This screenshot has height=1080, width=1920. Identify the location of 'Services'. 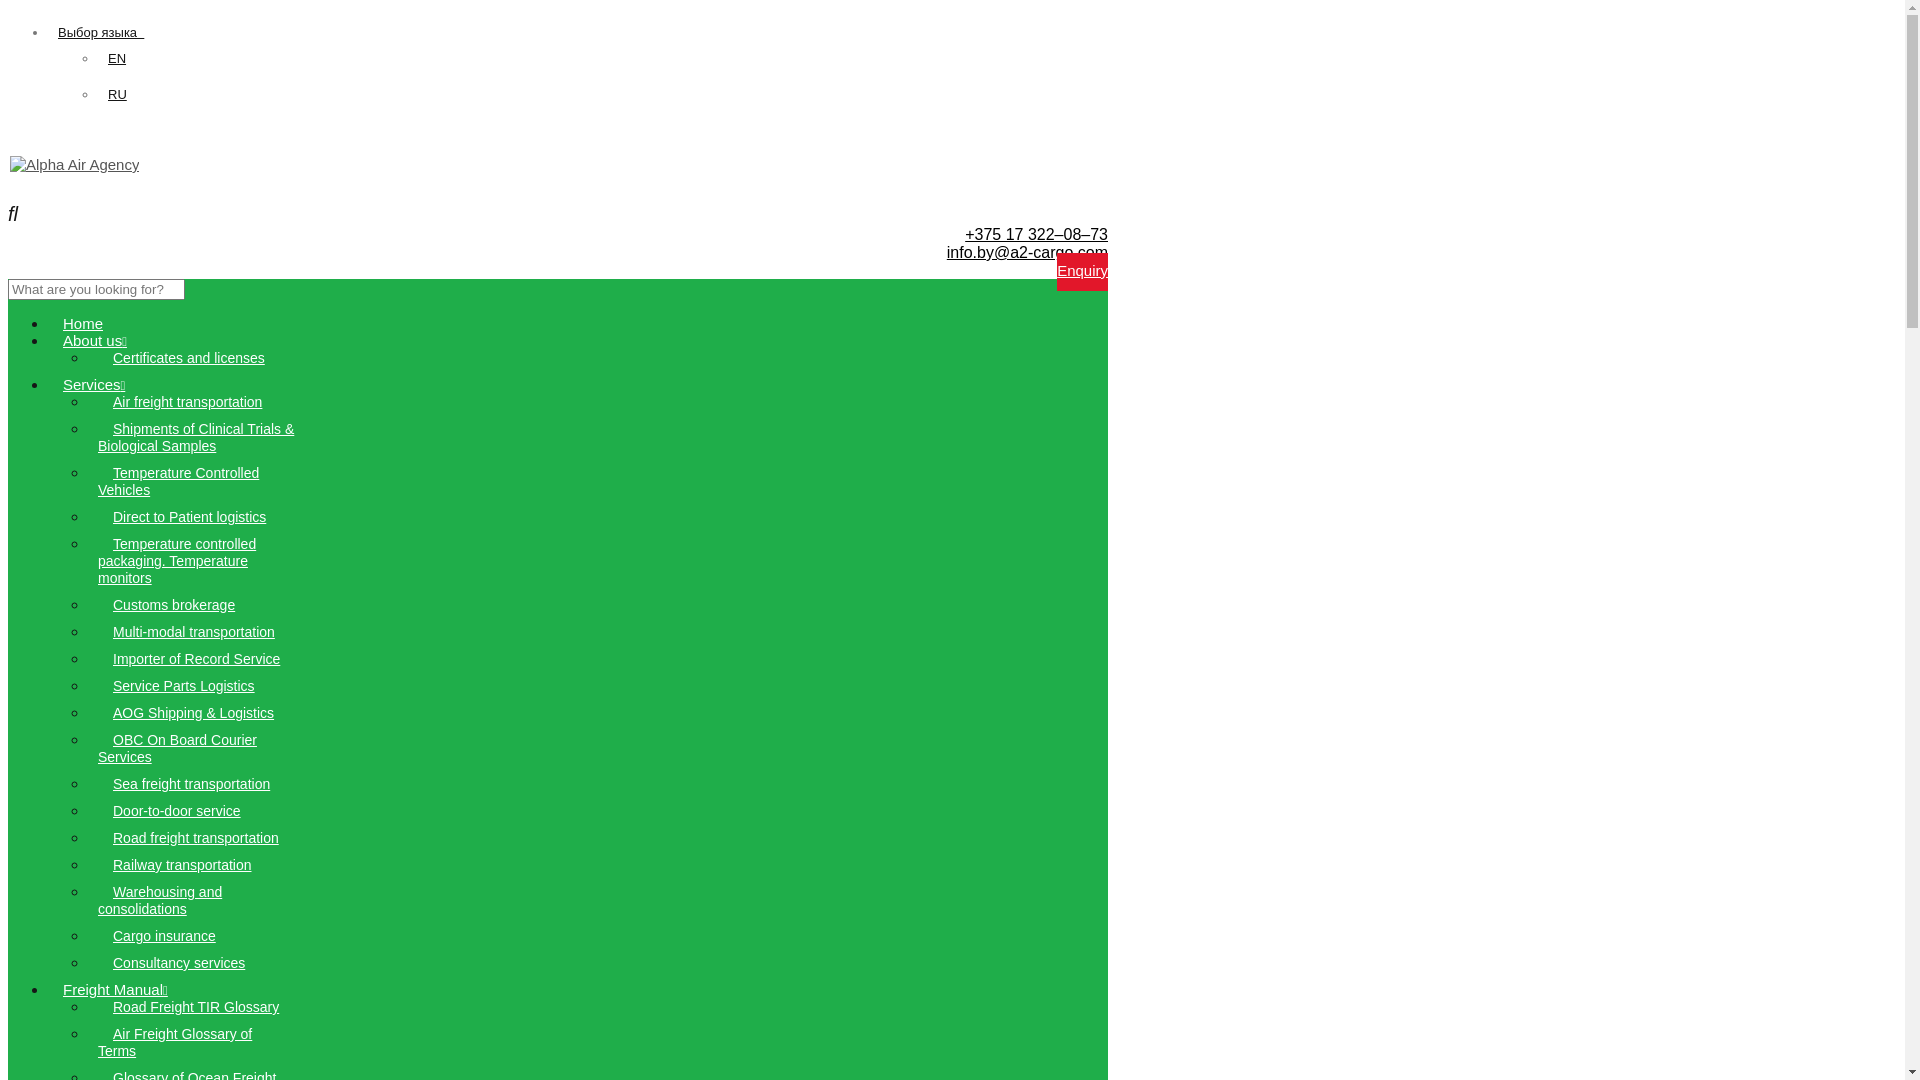
(48, 384).